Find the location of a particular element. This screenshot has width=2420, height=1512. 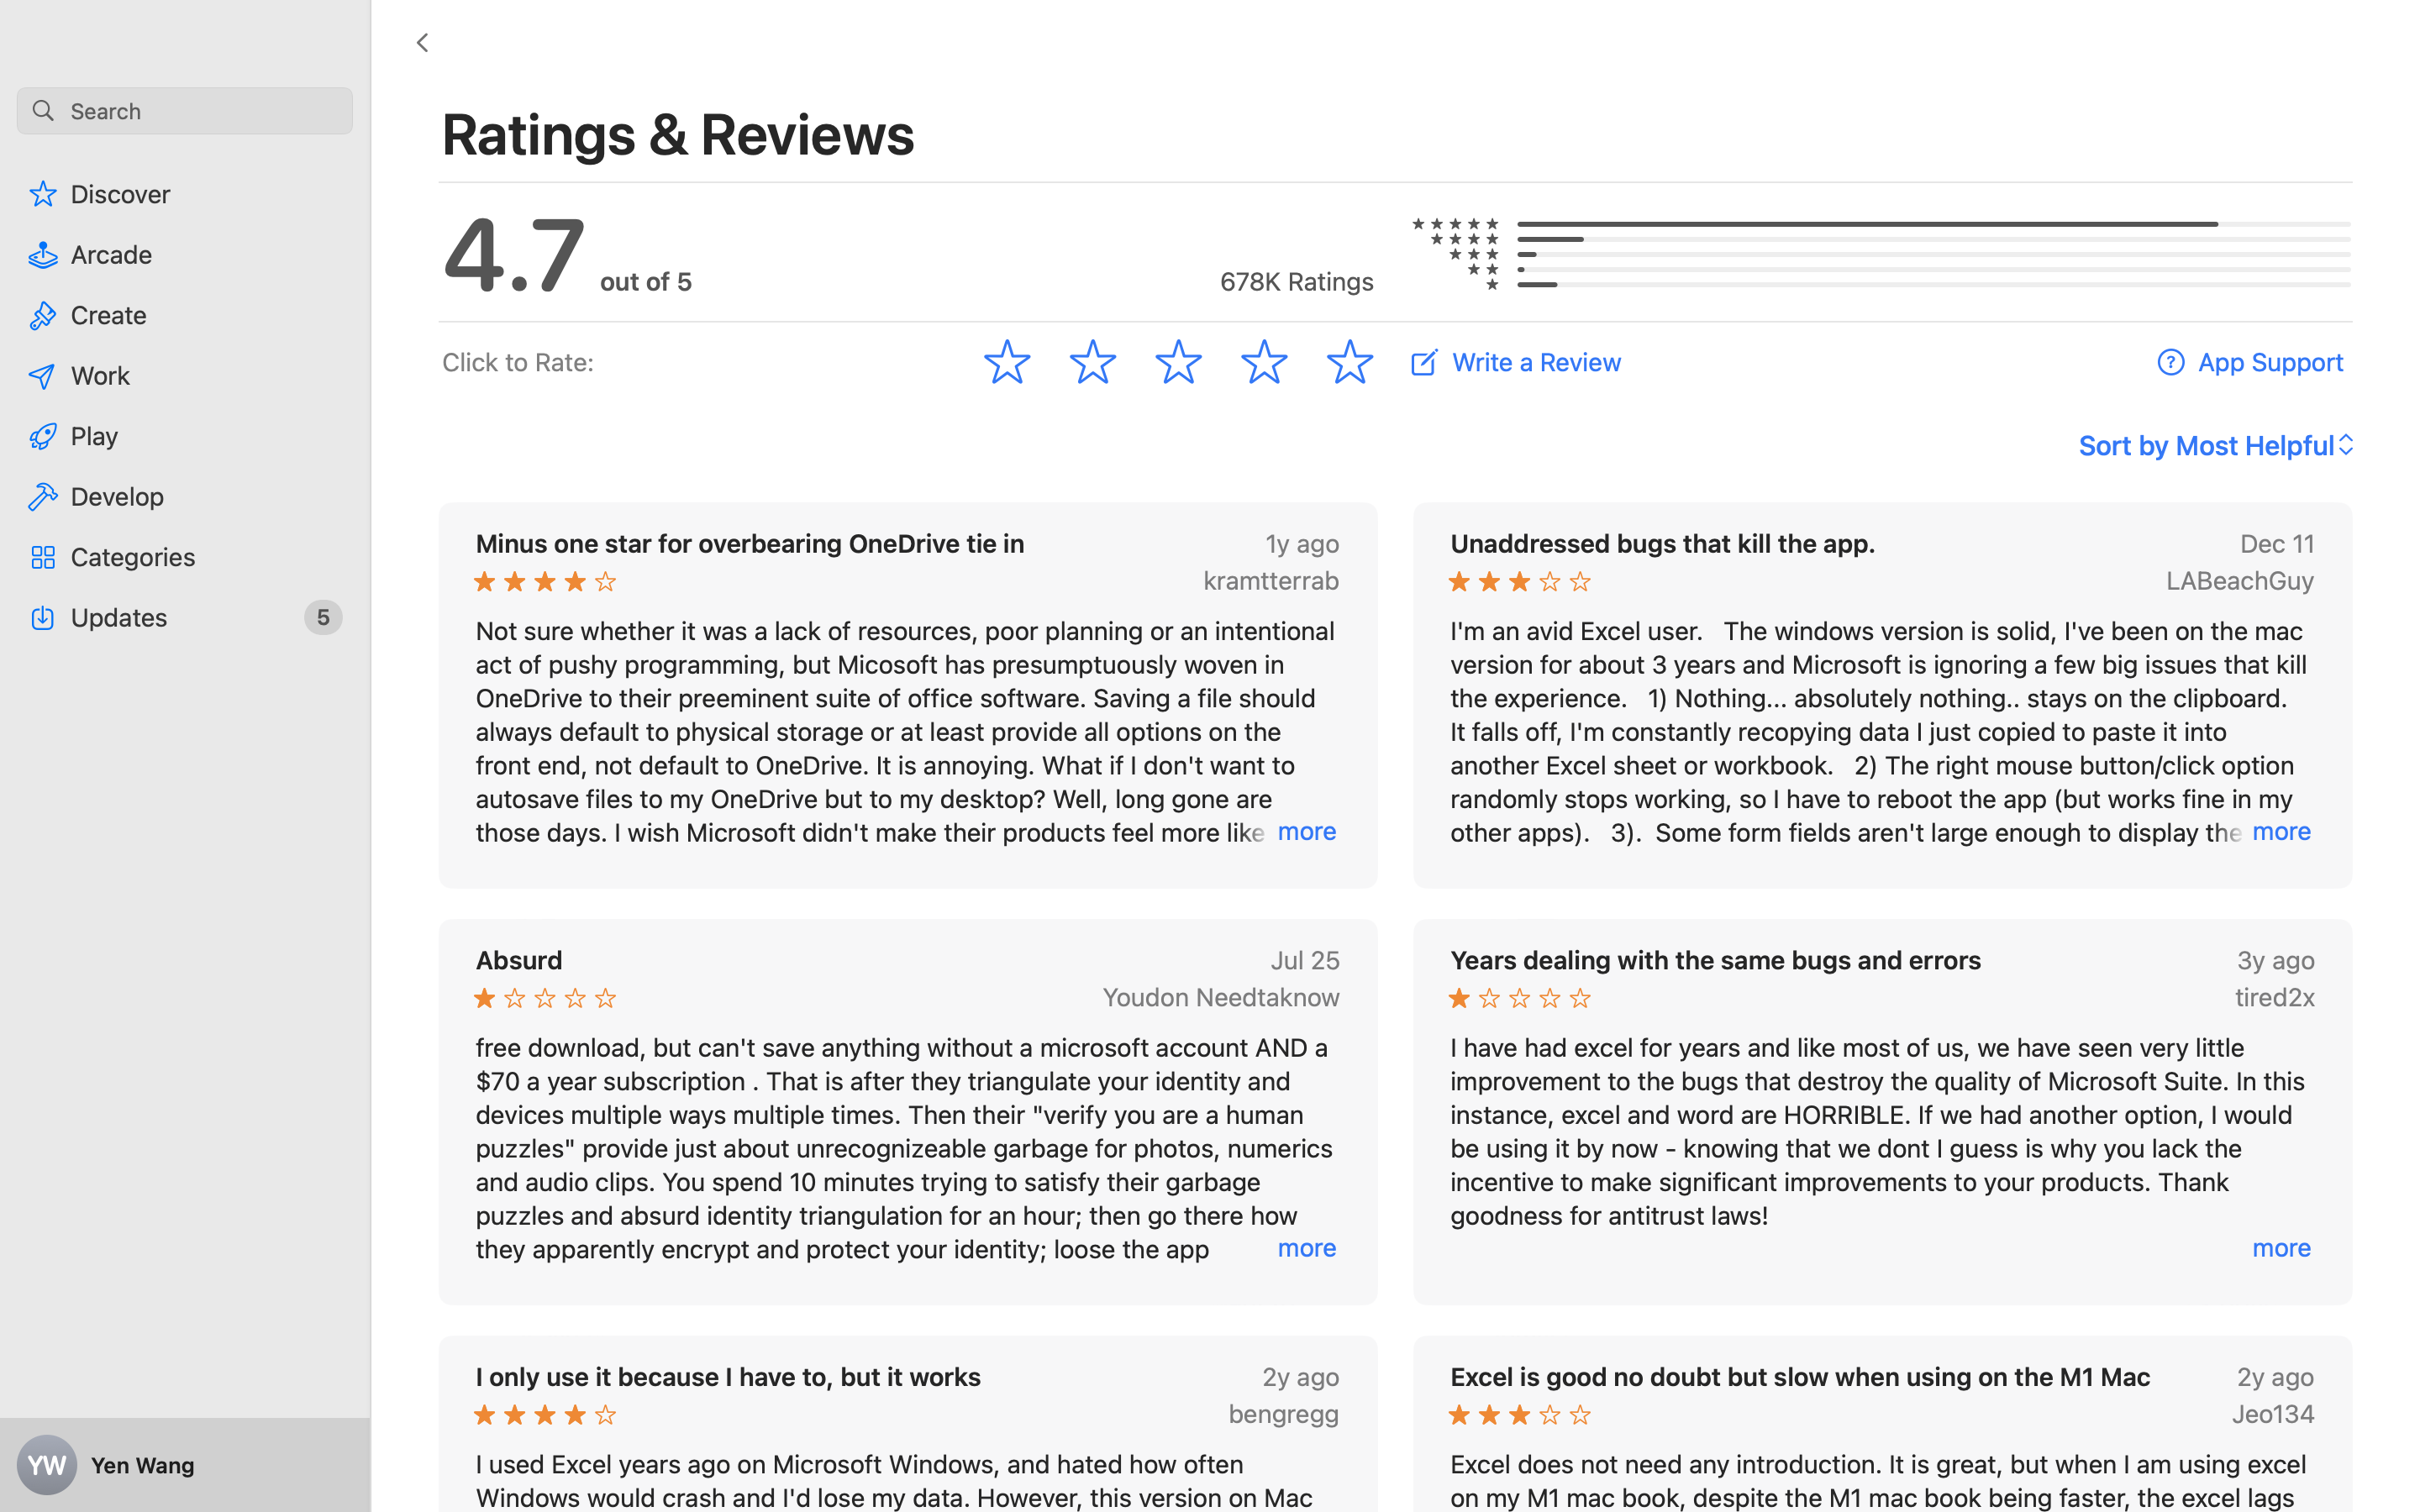

'Absurd, Jul 25, one star, Youdon Needtaknow, free download, but can' is located at coordinates (907, 1111).